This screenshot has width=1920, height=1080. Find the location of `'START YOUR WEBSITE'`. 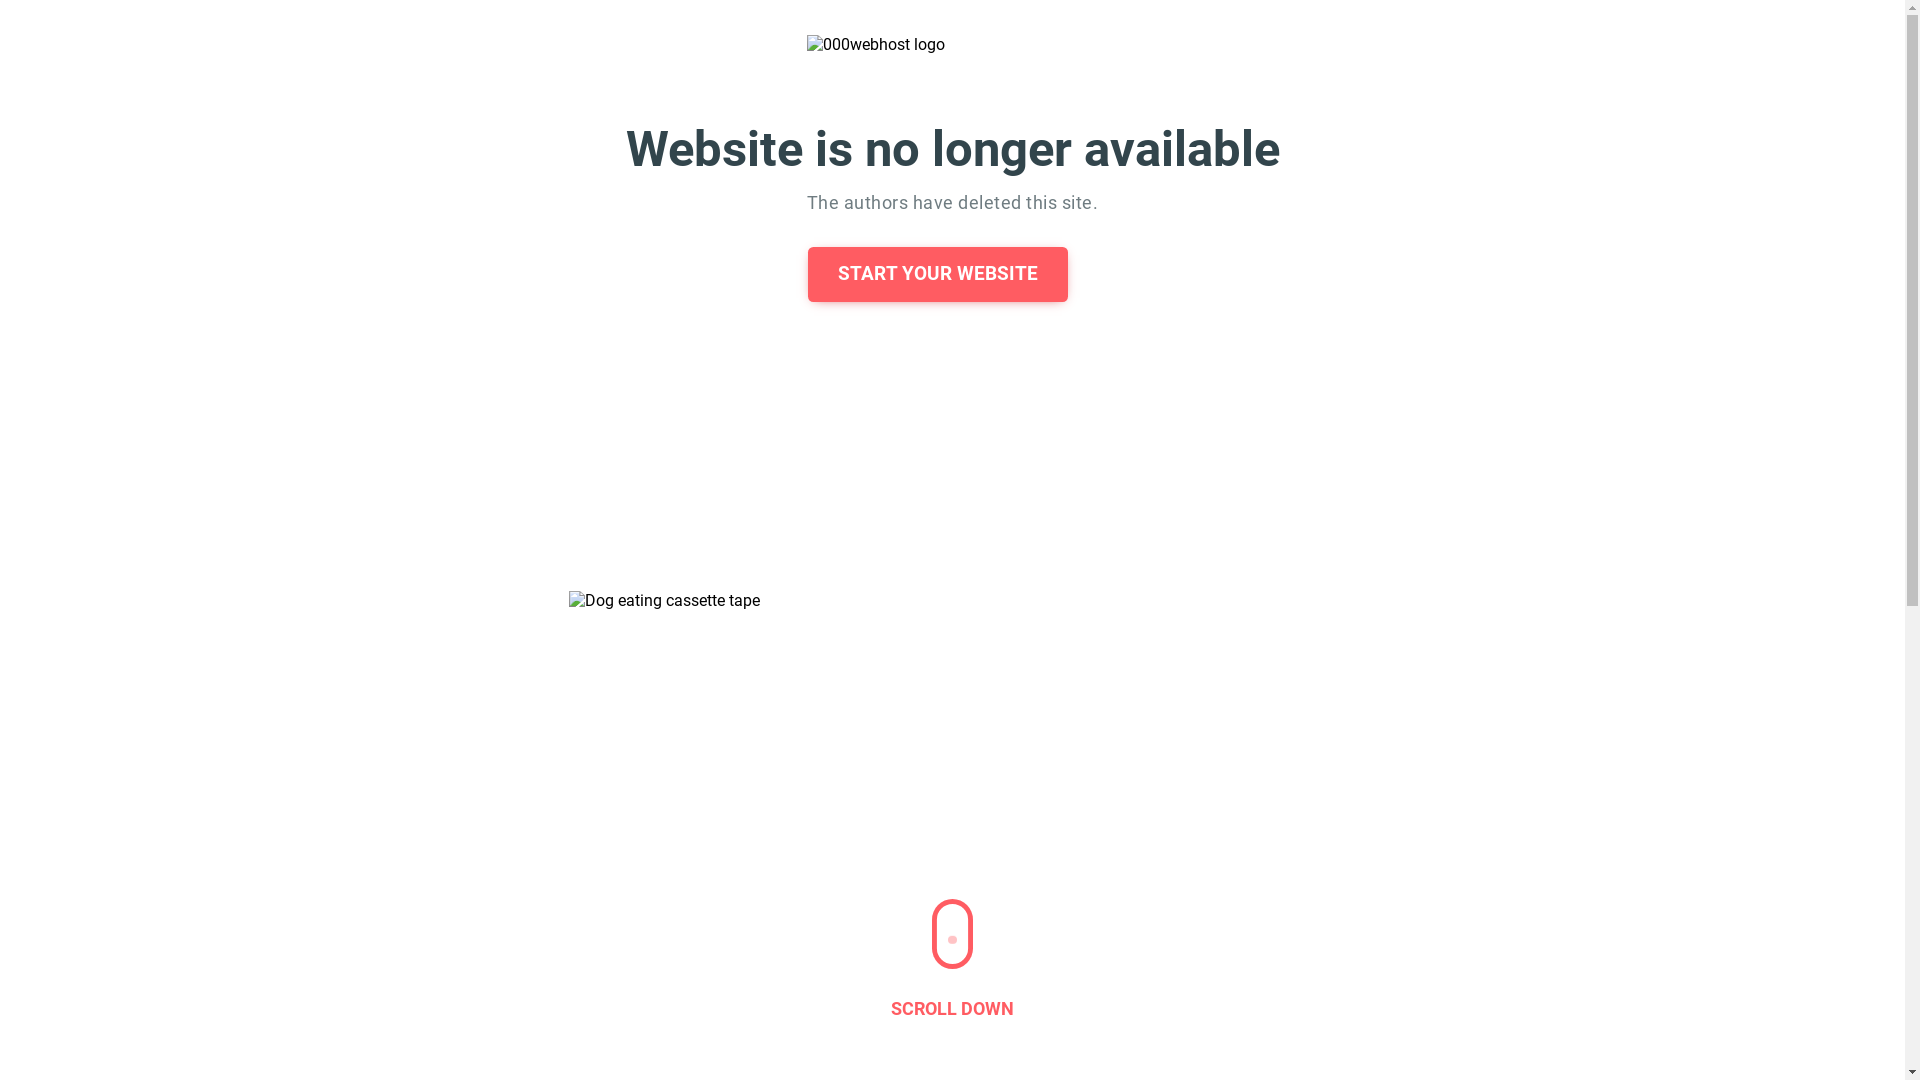

'START YOUR WEBSITE' is located at coordinates (936, 274).